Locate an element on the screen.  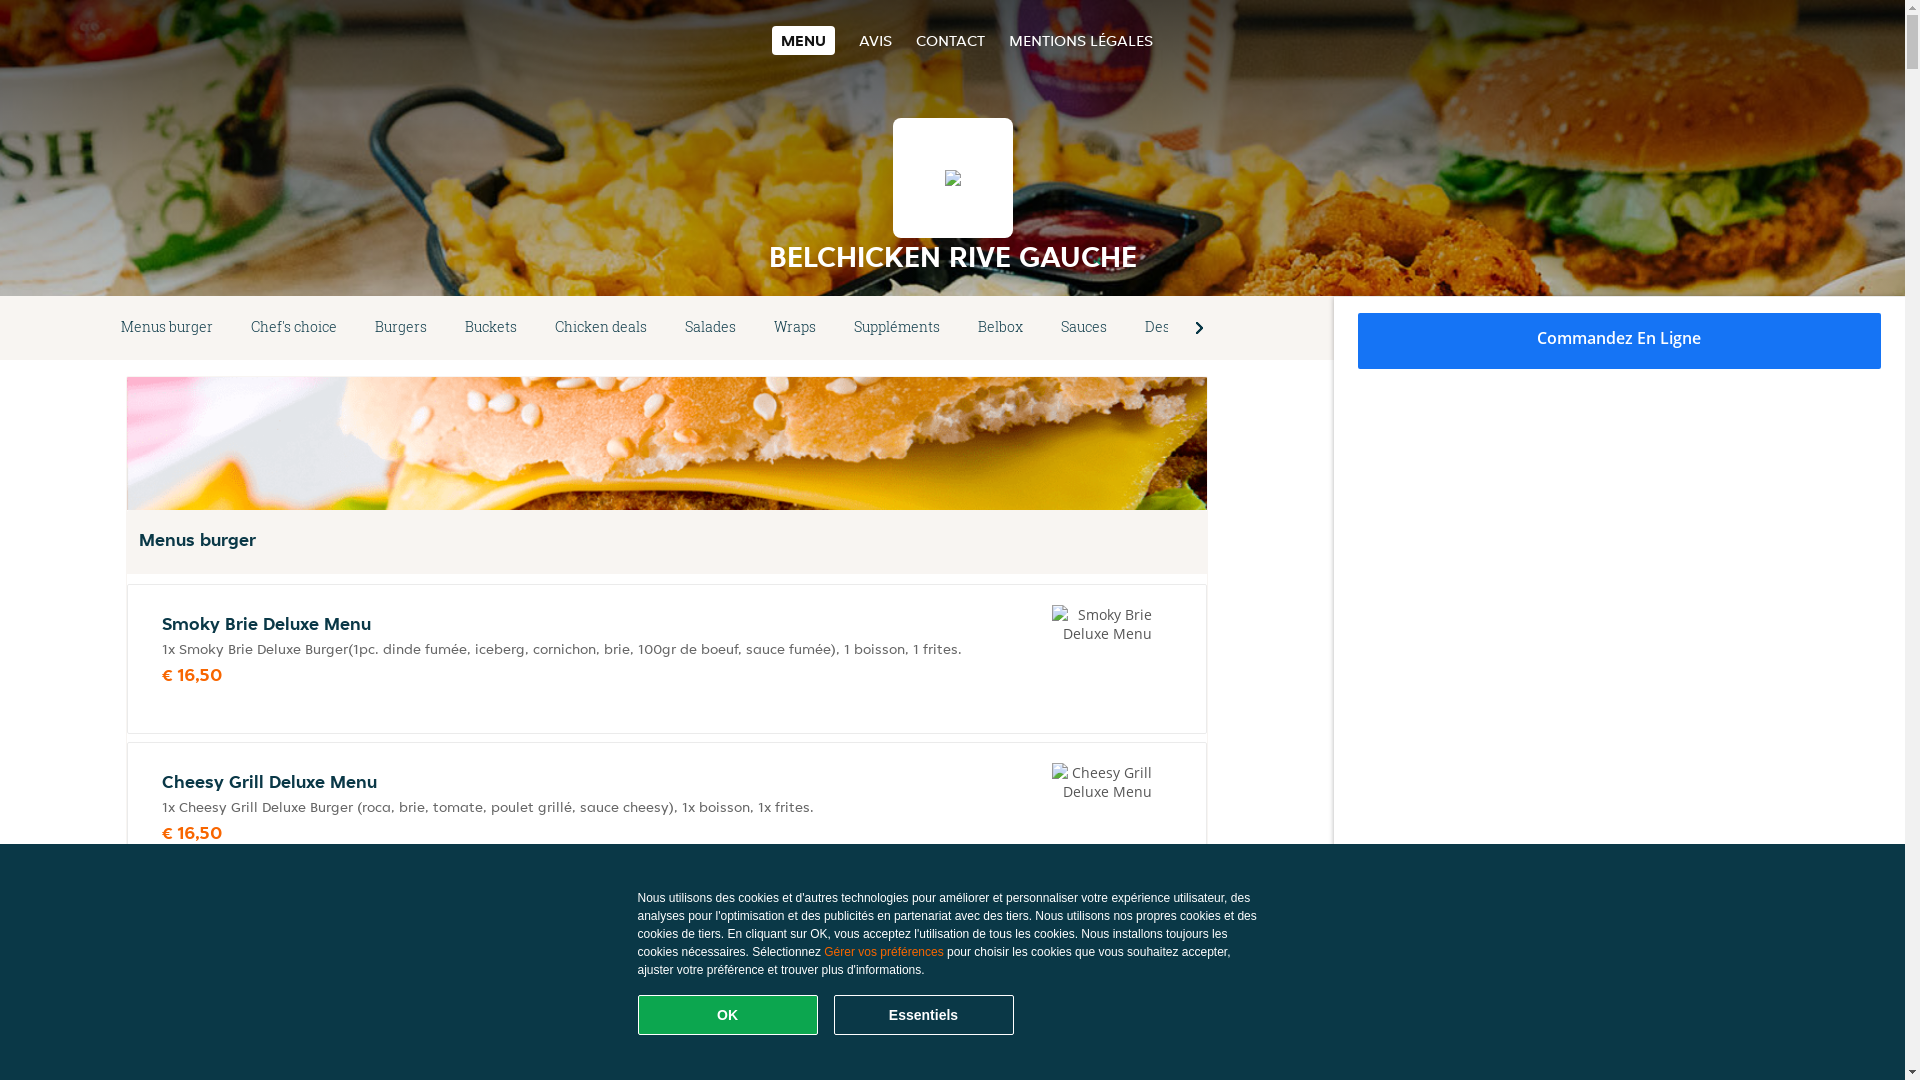
'Sauces' is located at coordinates (1083, 326).